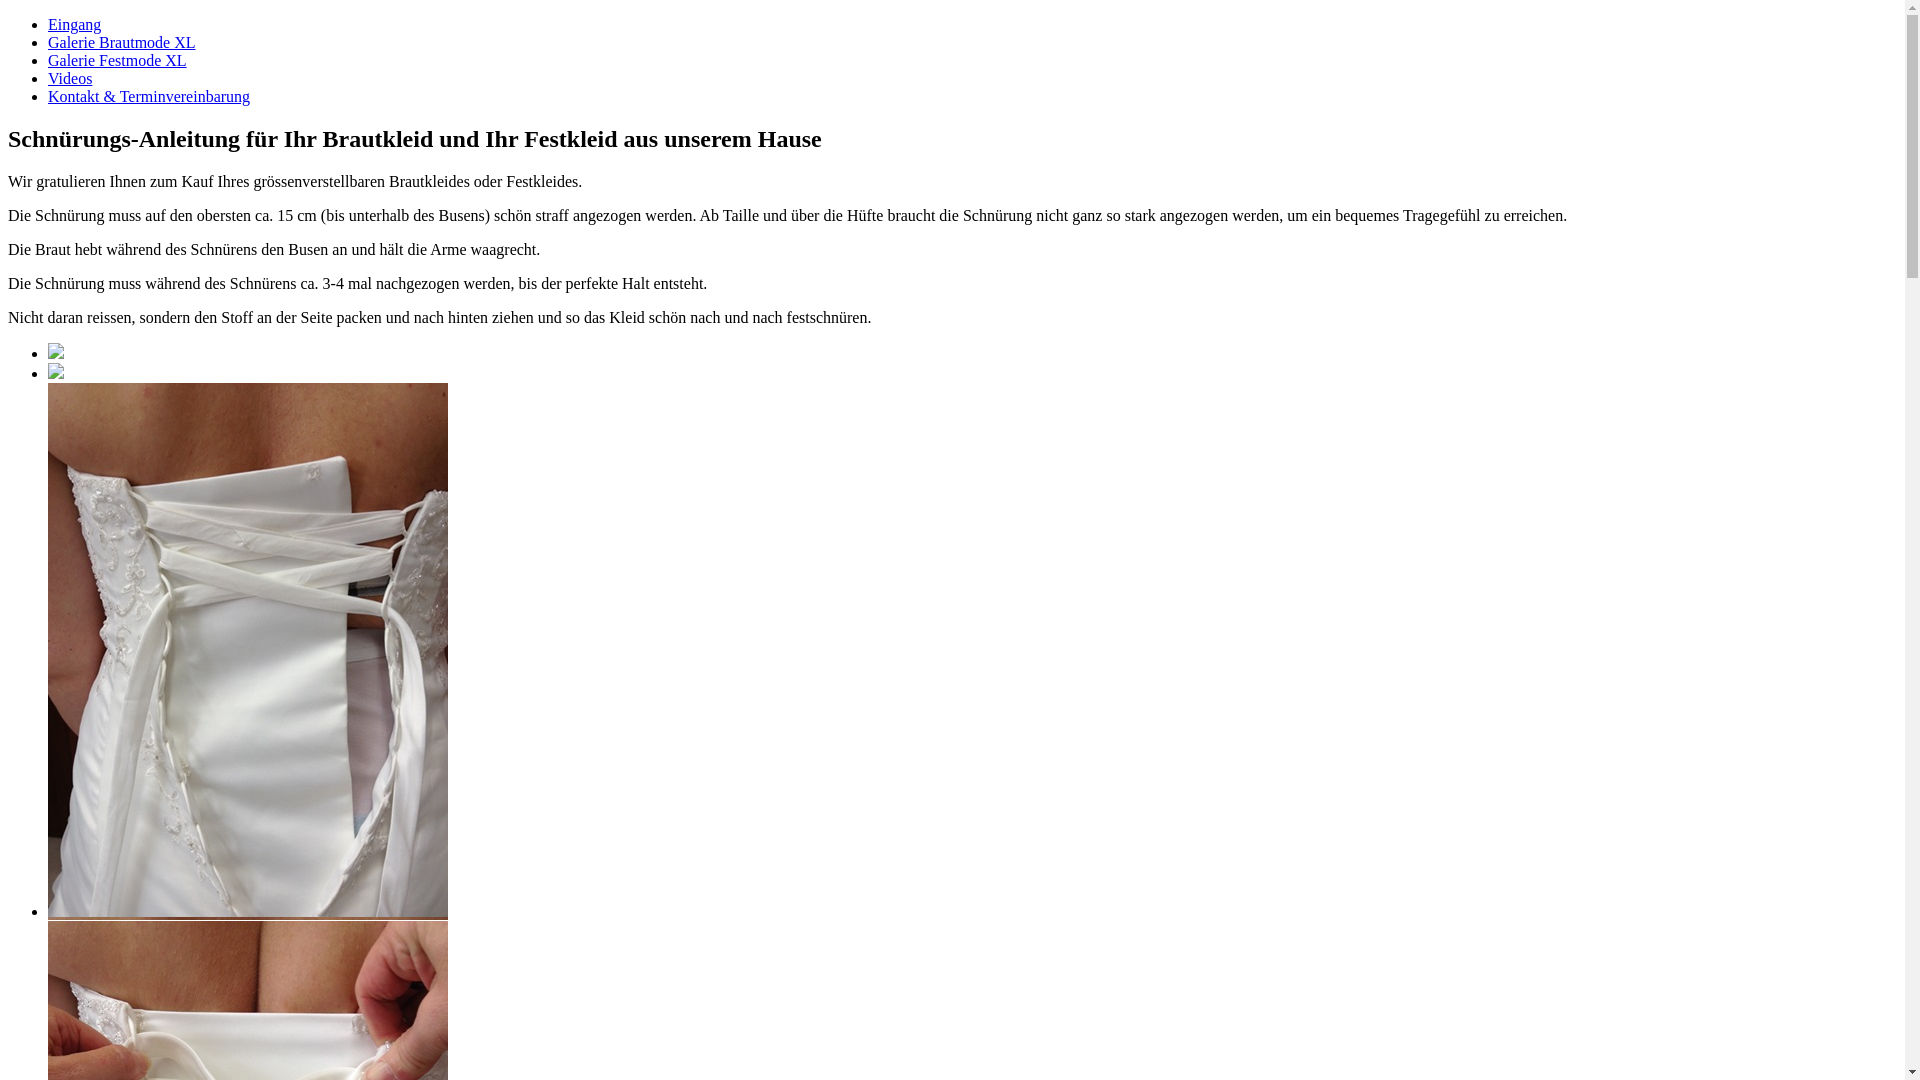 This screenshot has height=1080, width=1920. What do you see at coordinates (147, 96) in the screenshot?
I see `'Kontakt & Terminvereinbarung'` at bounding box center [147, 96].